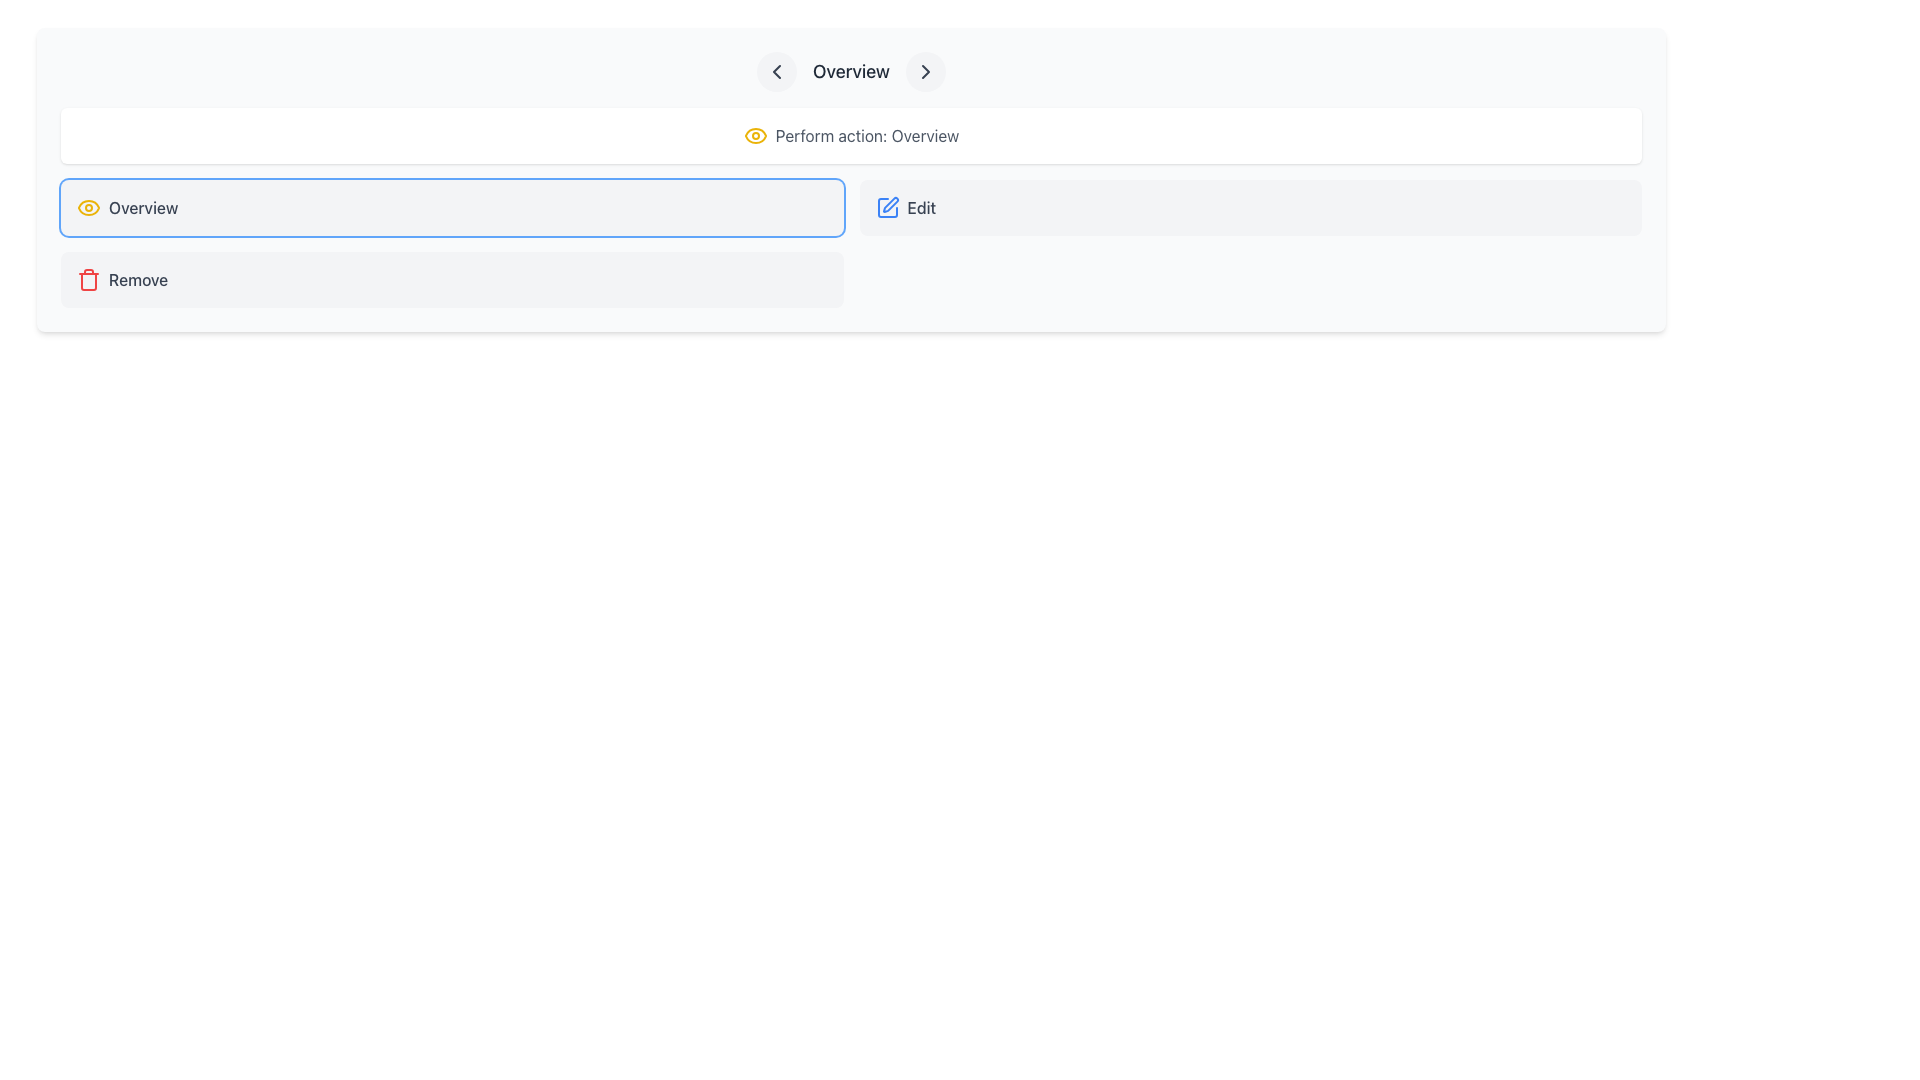  I want to click on the delete icon located at the leftmost side of the 'Remove' button, so click(88, 280).